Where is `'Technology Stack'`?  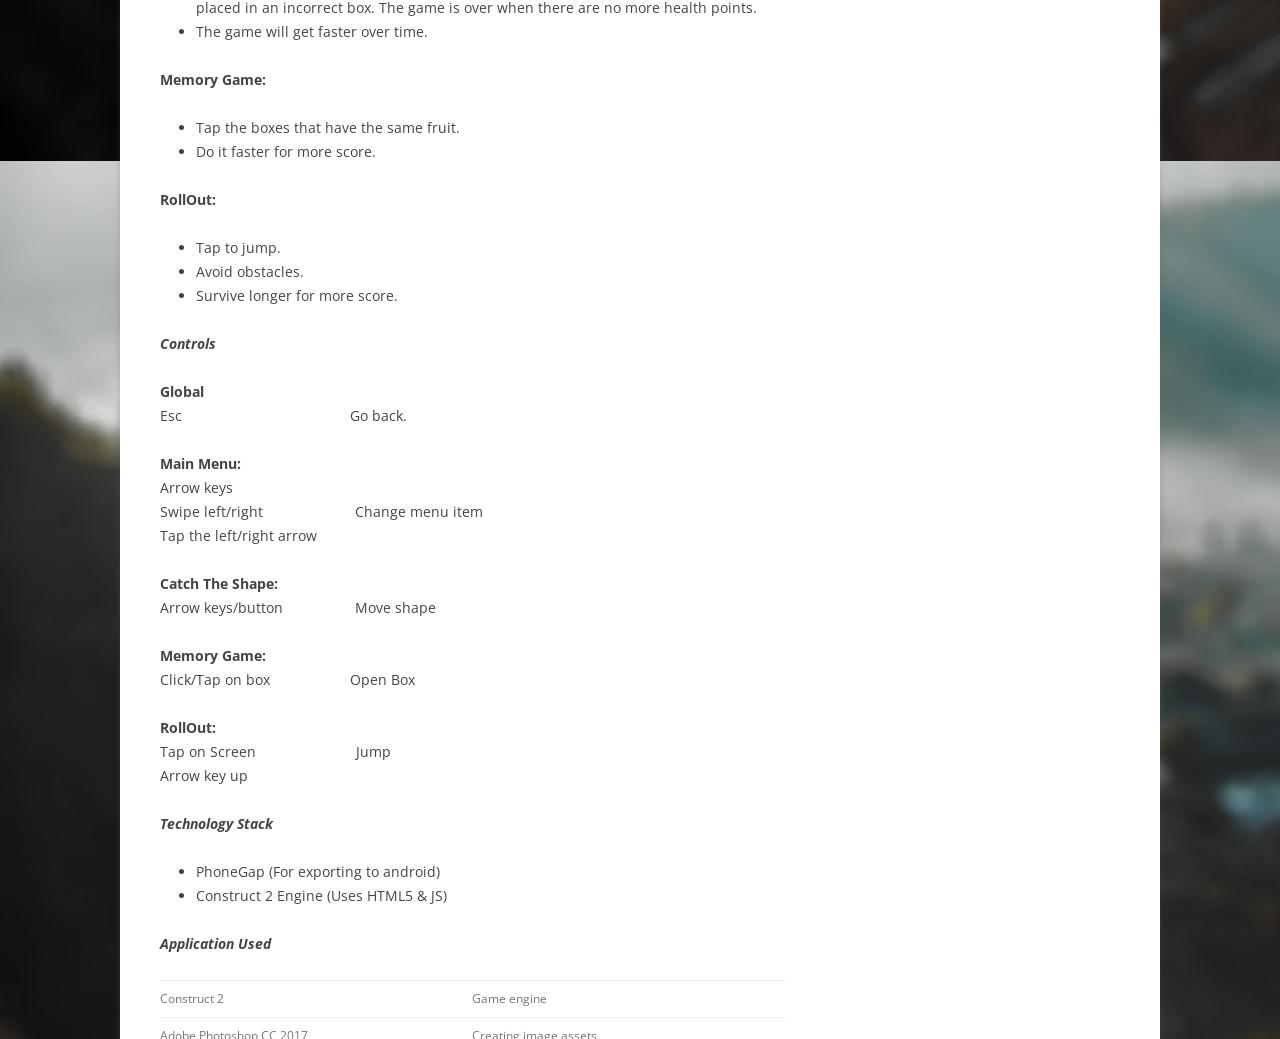 'Technology Stack' is located at coordinates (216, 822).